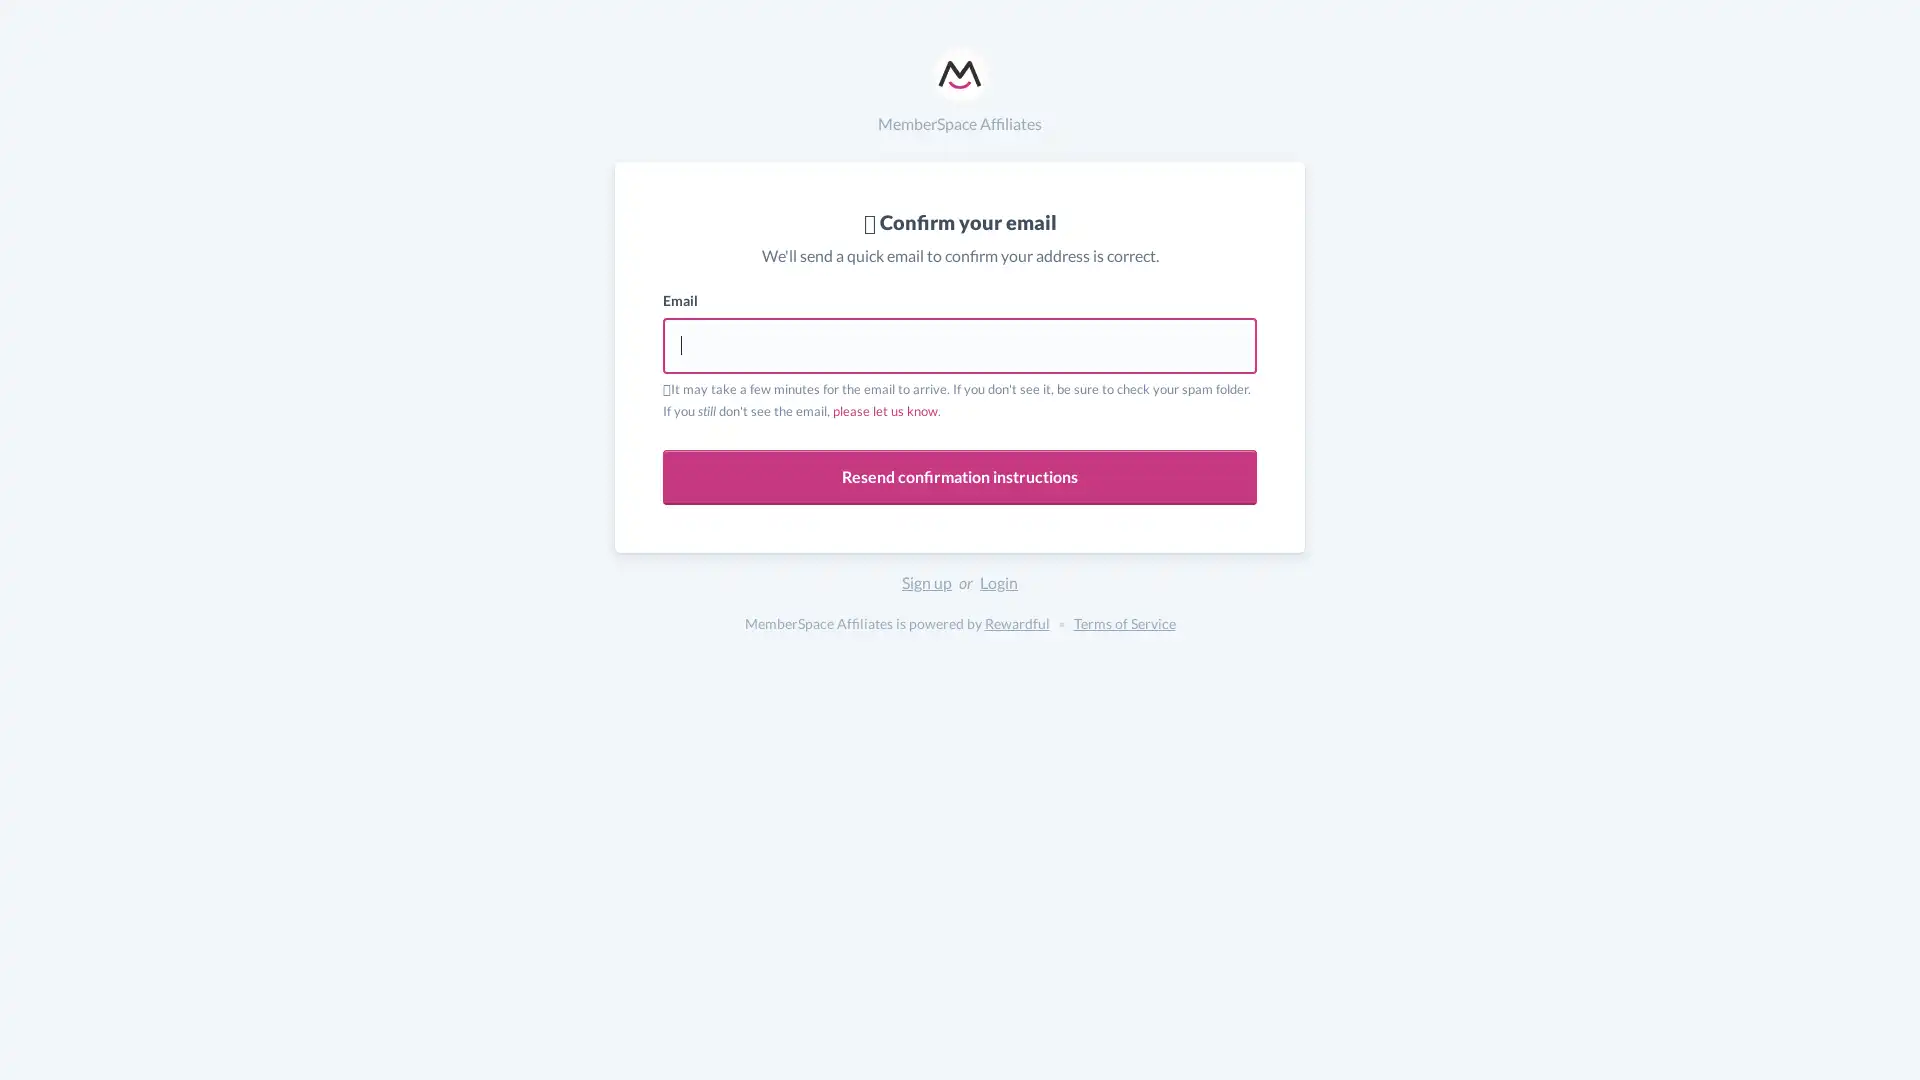 This screenshot has width=1920, height=1080. What do you see at coordinates (960, 477) in the screenshot?
I see `Resend confirmation instructions` at bounding box center [960, 477].